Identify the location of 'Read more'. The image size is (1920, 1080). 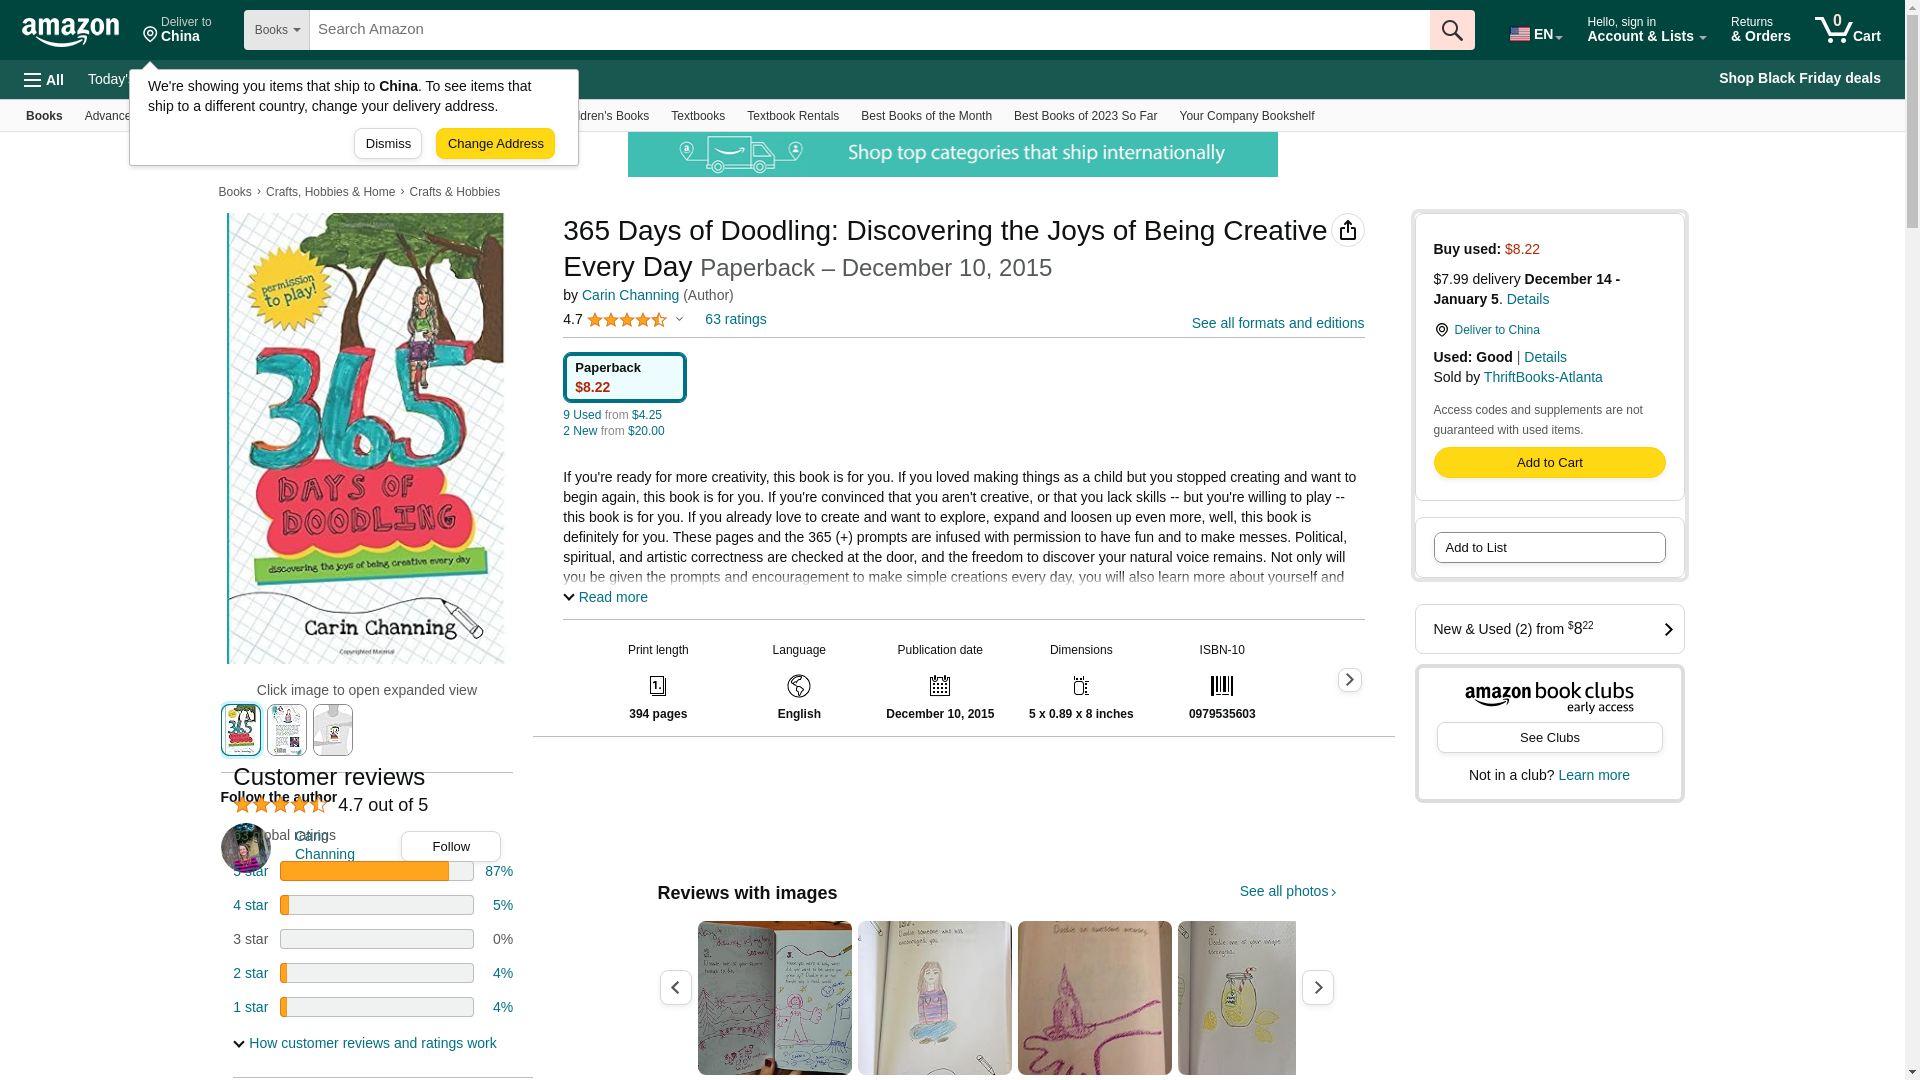
(604, 596).